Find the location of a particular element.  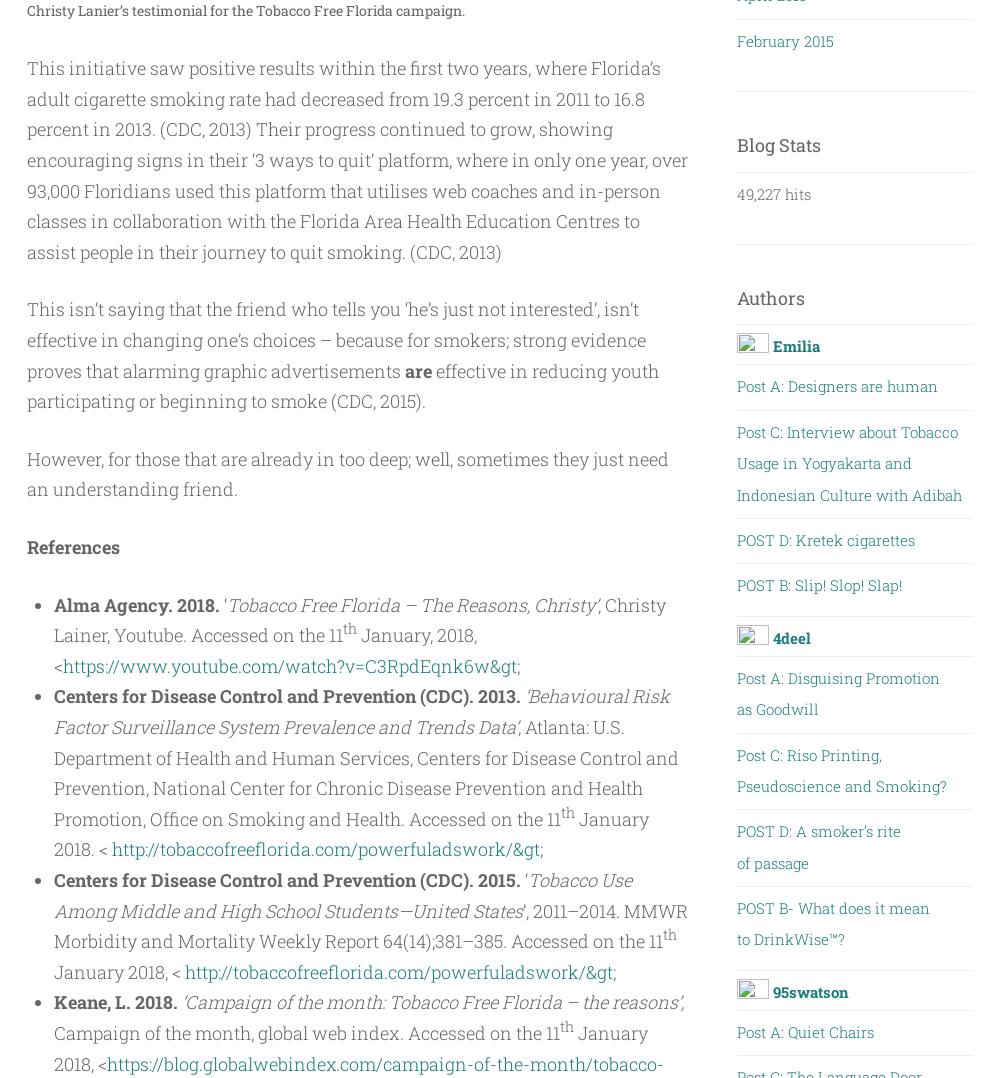

'Blog Stats' is located at coordinates (735, 144).